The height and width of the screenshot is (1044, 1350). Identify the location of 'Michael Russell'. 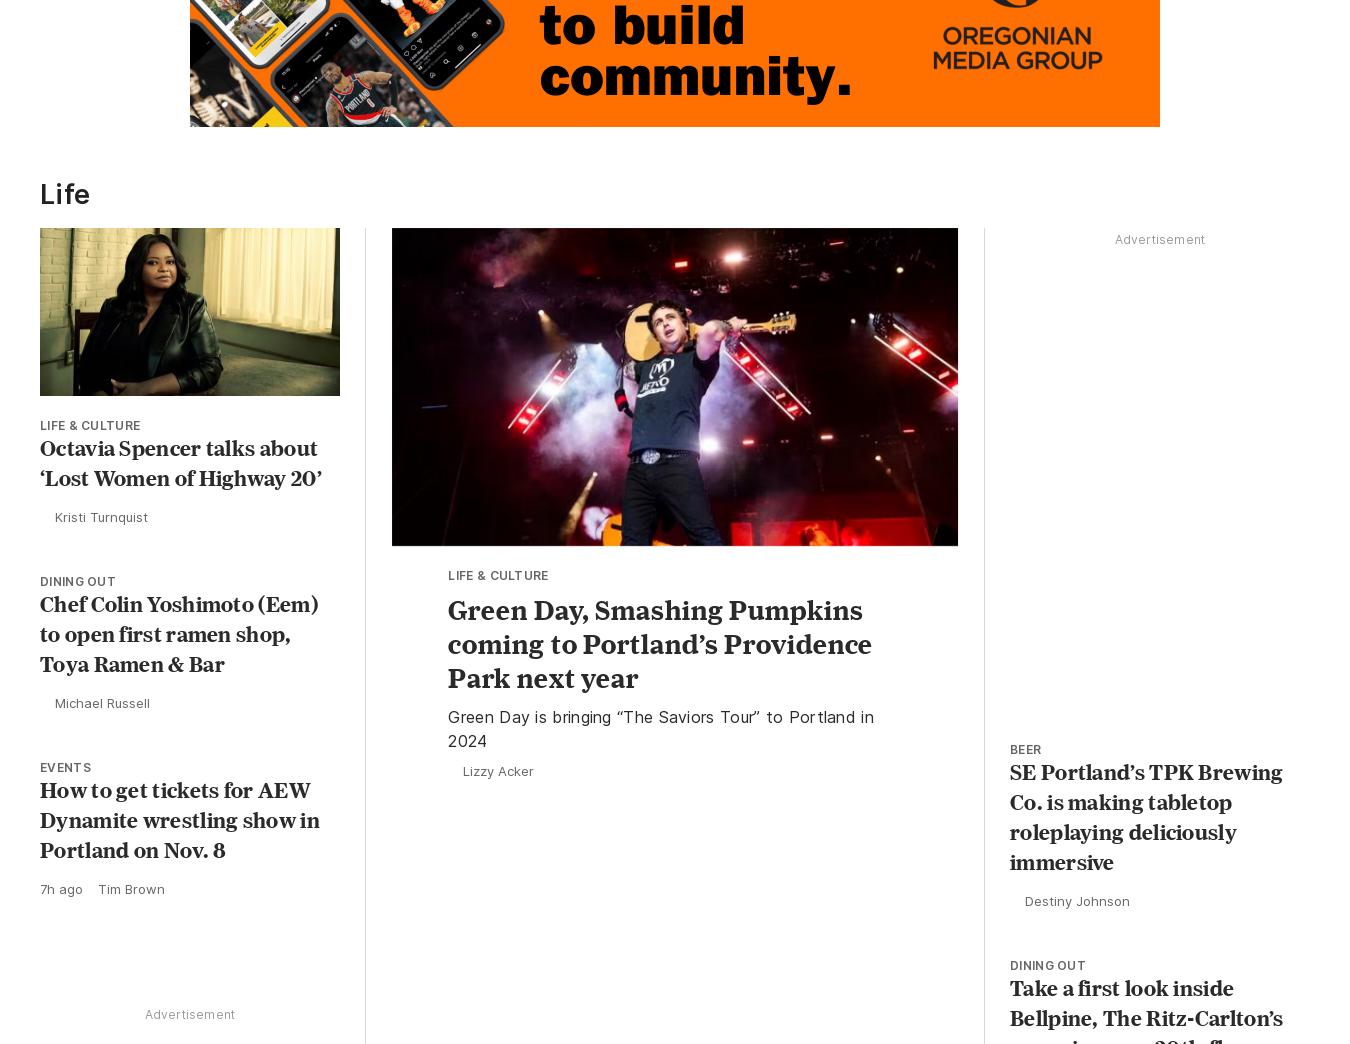
(101, 705).